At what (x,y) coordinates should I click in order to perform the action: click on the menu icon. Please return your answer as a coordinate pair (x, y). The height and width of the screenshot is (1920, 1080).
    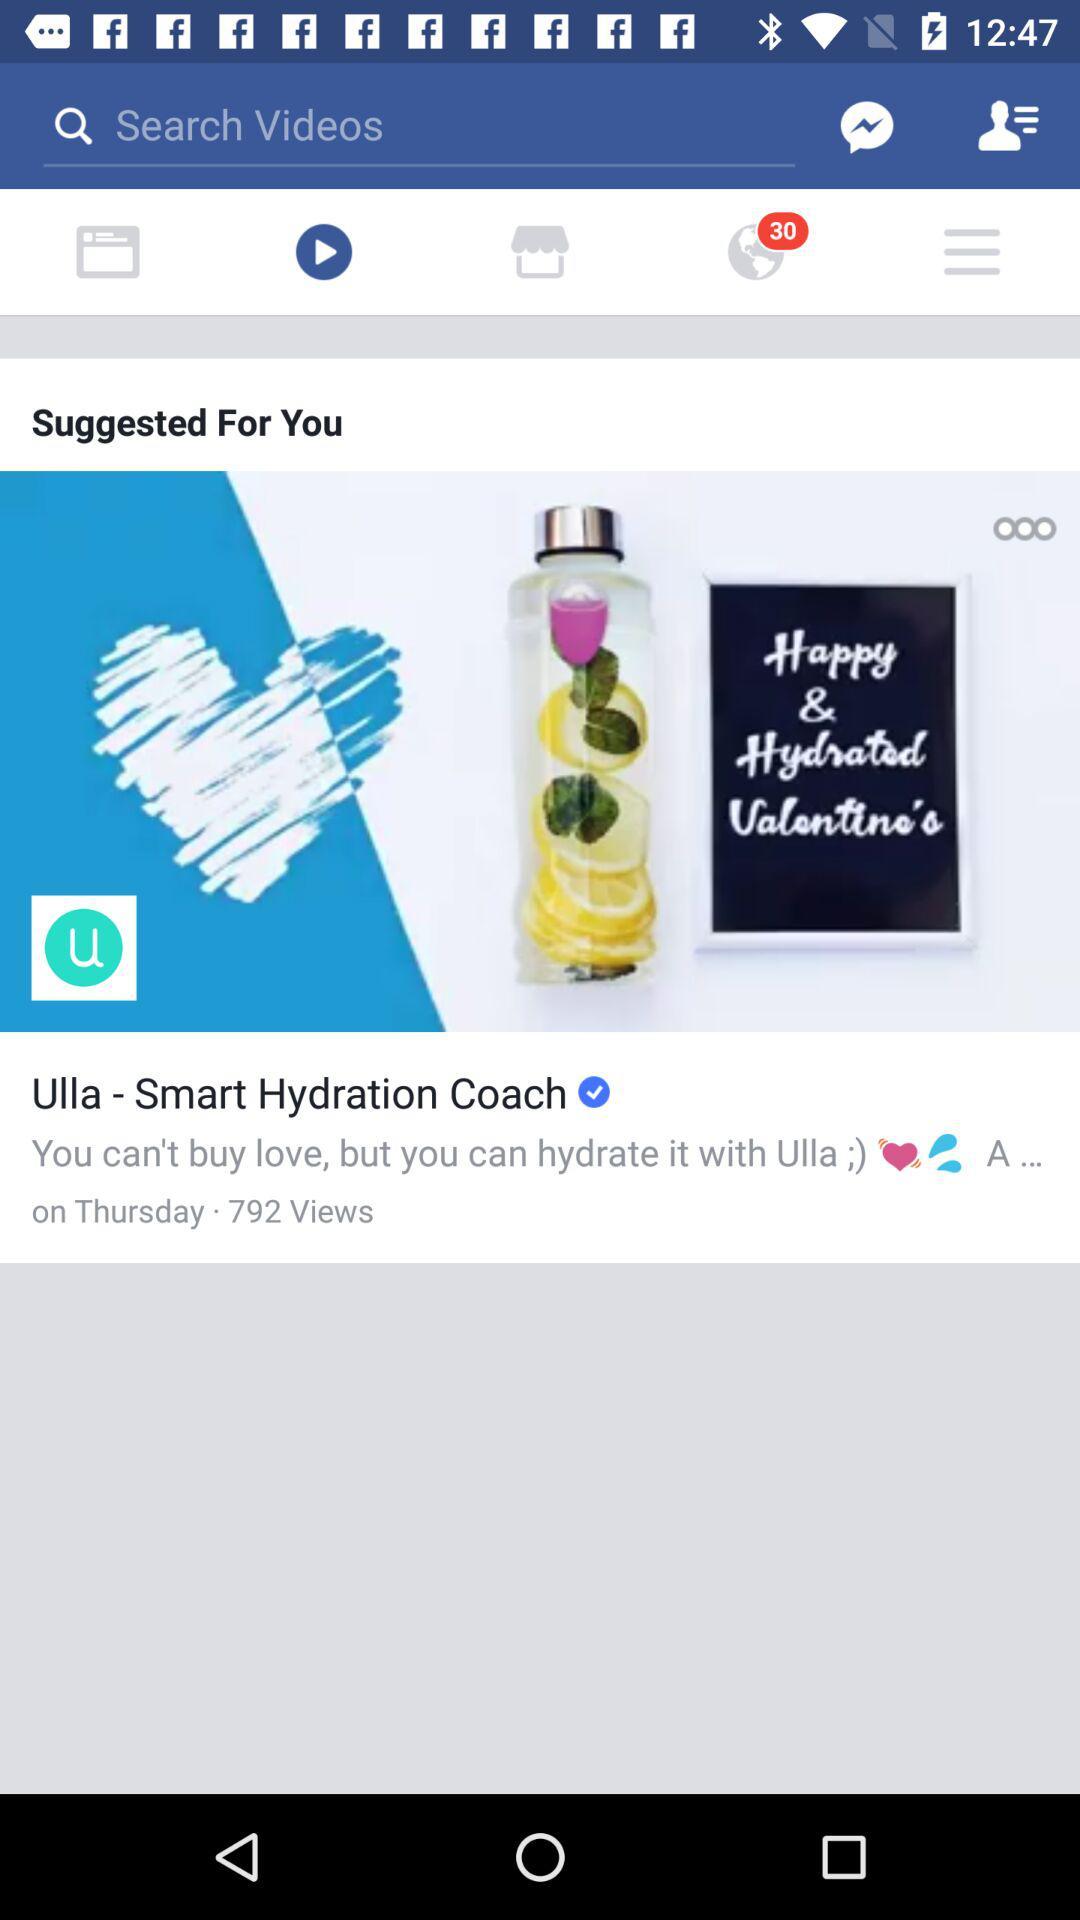
    Looking at the image, I should click on (971, 251).